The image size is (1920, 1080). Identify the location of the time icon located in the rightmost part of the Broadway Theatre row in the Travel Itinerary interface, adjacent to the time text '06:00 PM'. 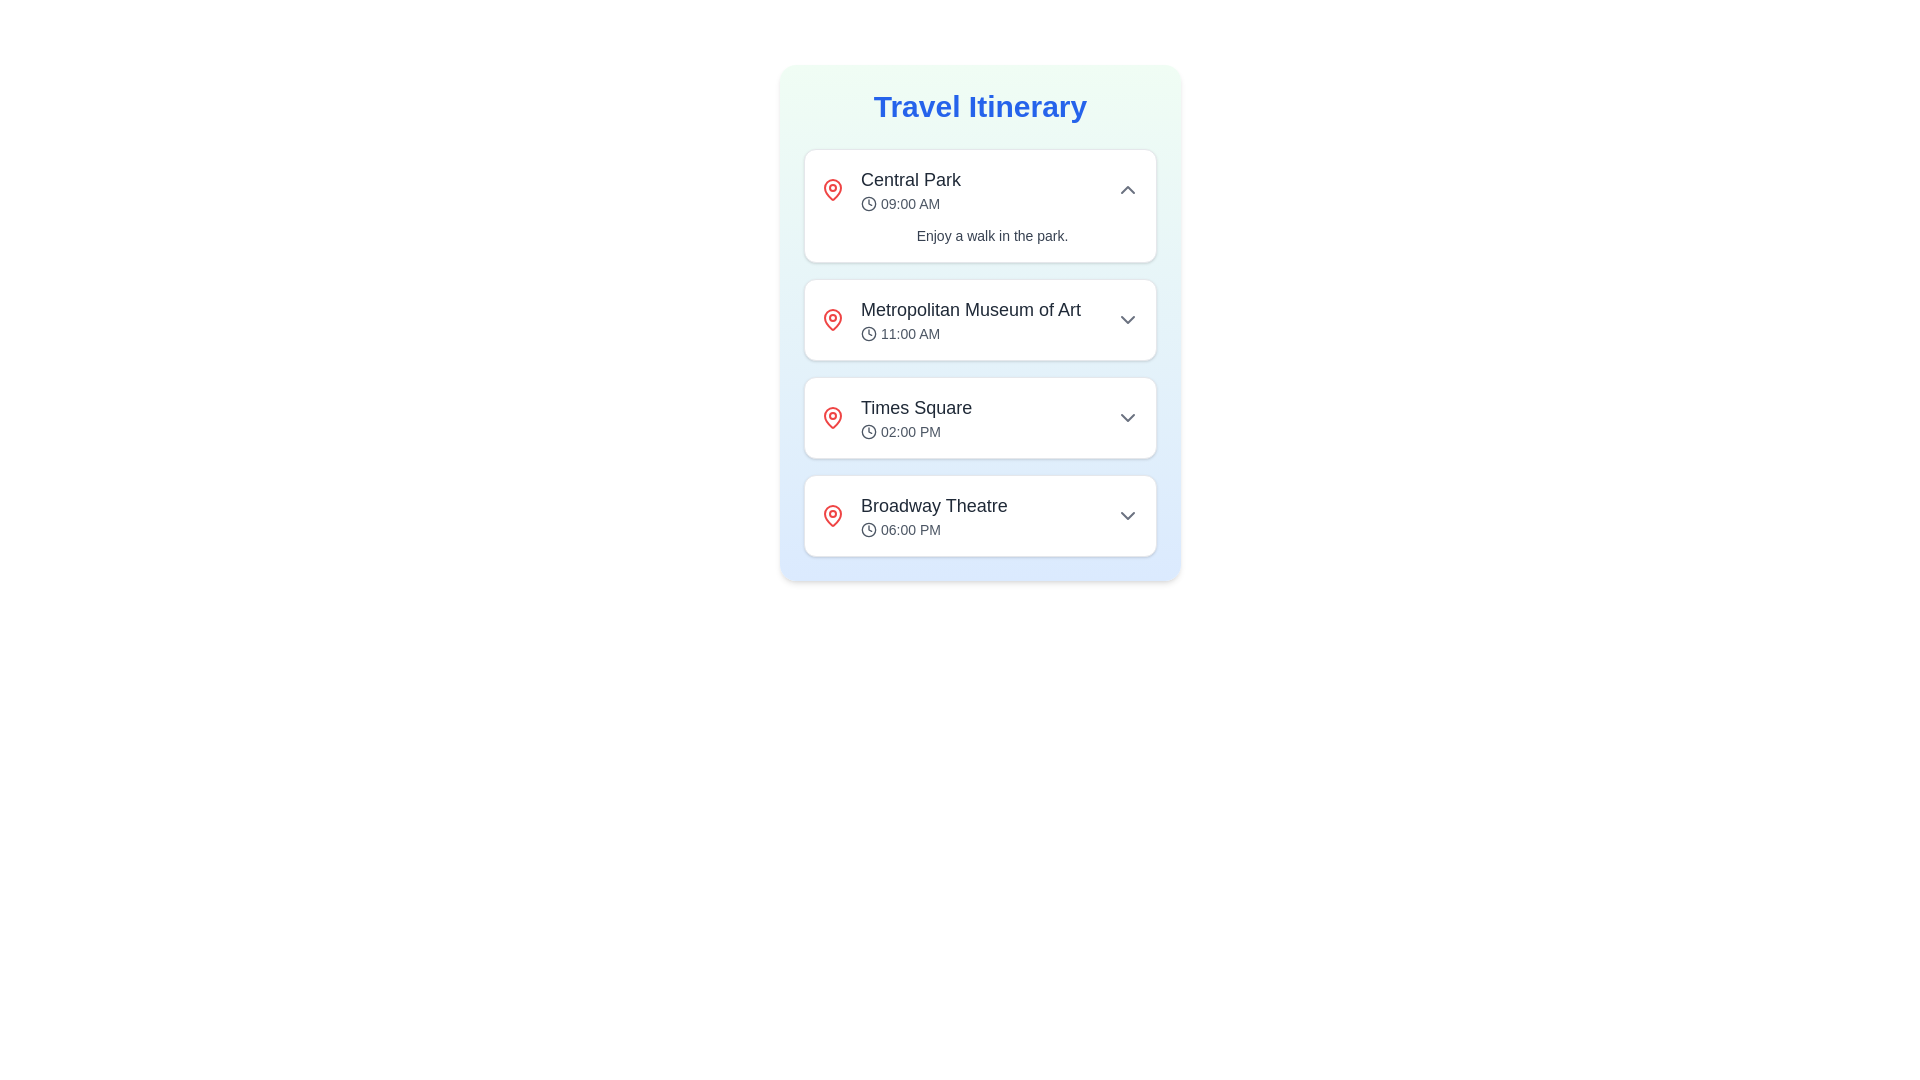
(868, 528).